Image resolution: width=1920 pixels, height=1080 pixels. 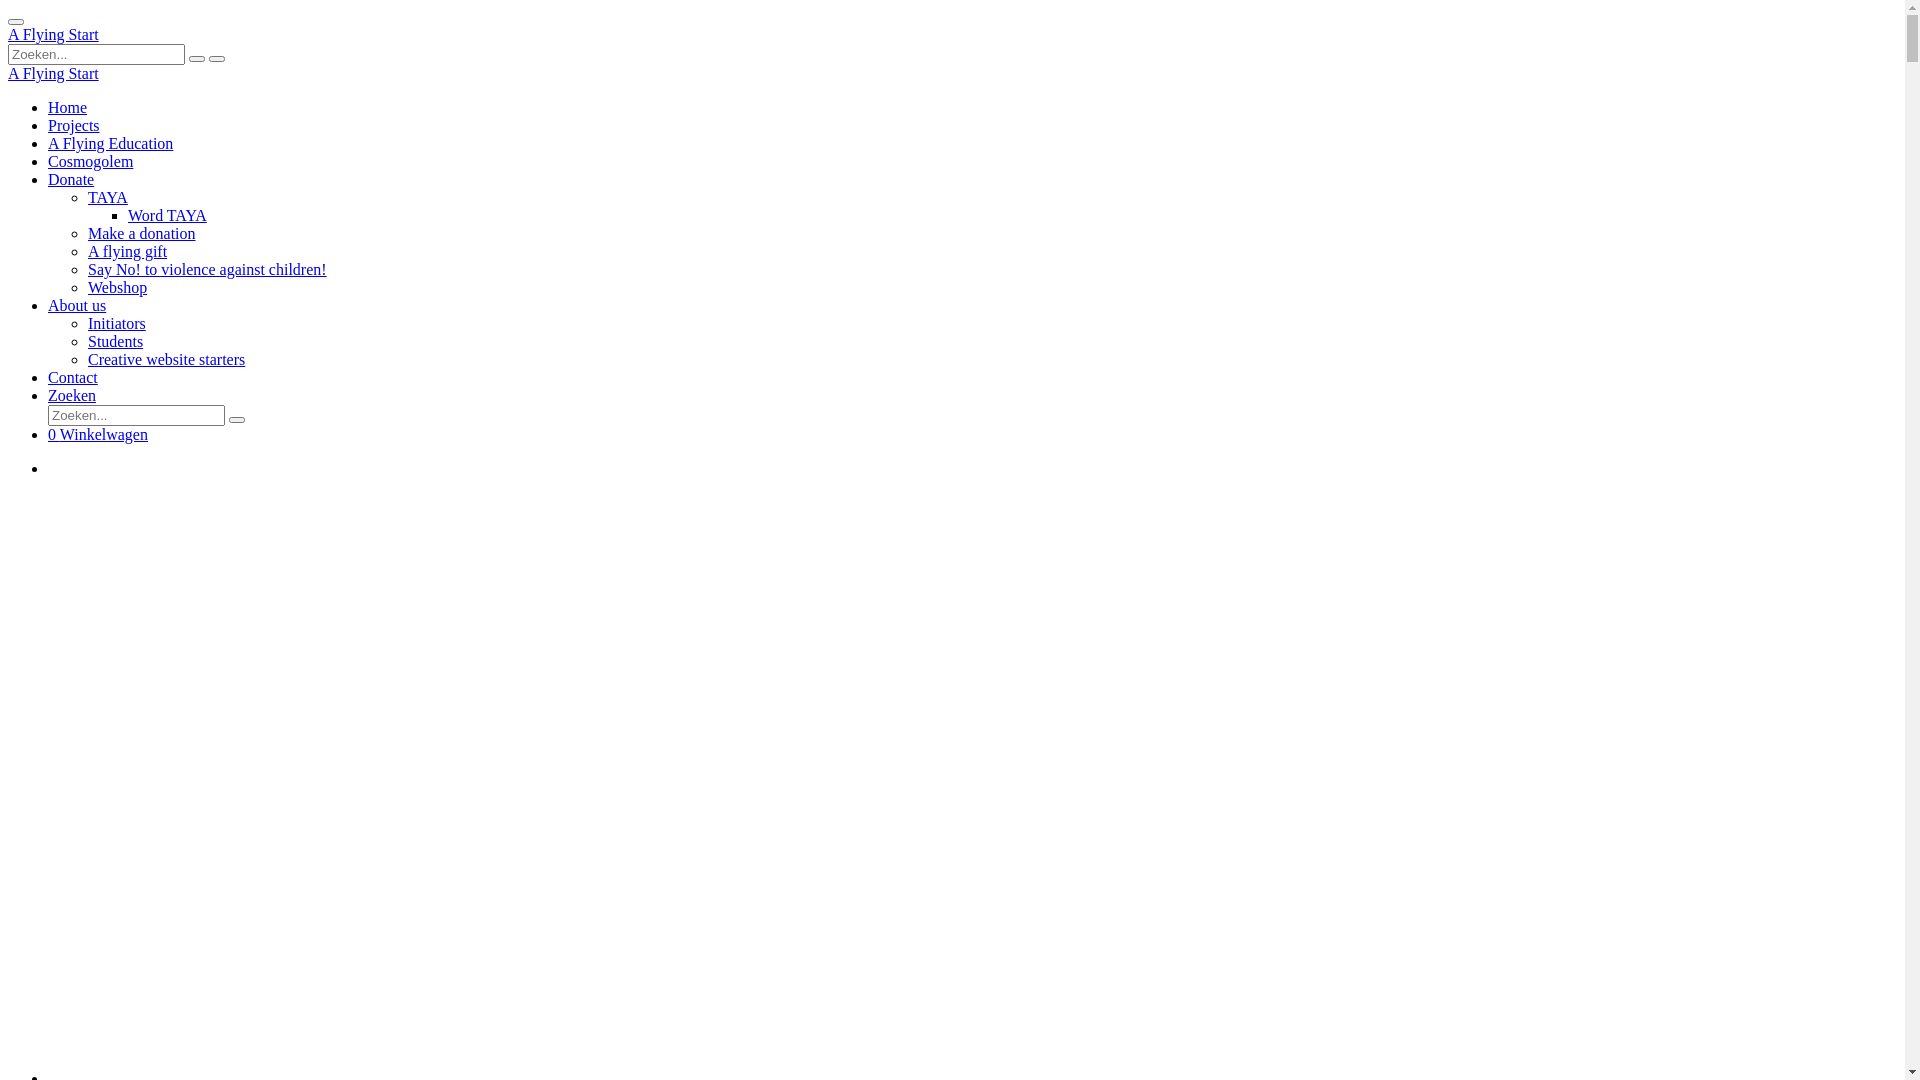 I want to click on 'Creative website starters', so click(x=86, y=358).